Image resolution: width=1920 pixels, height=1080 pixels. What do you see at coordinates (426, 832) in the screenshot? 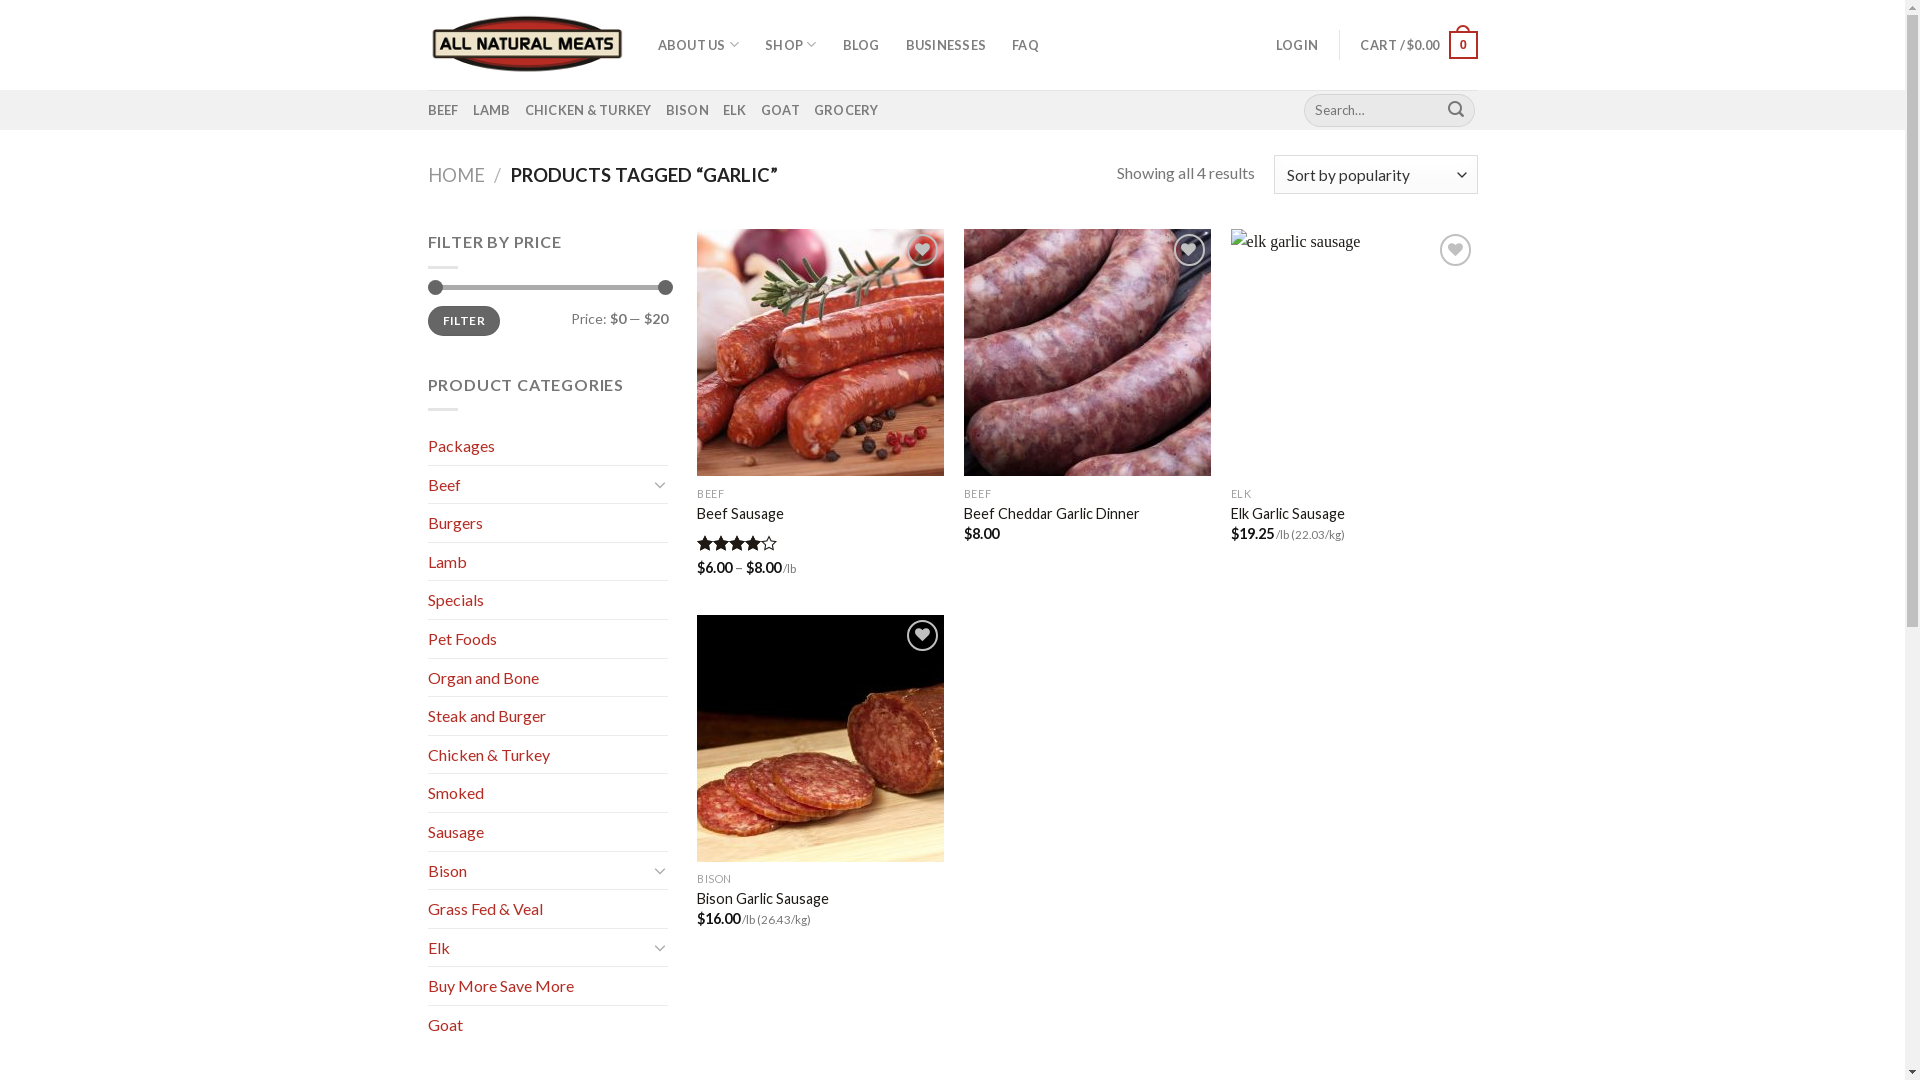
I see `'Sausage'` at bounding box center [426, 832].